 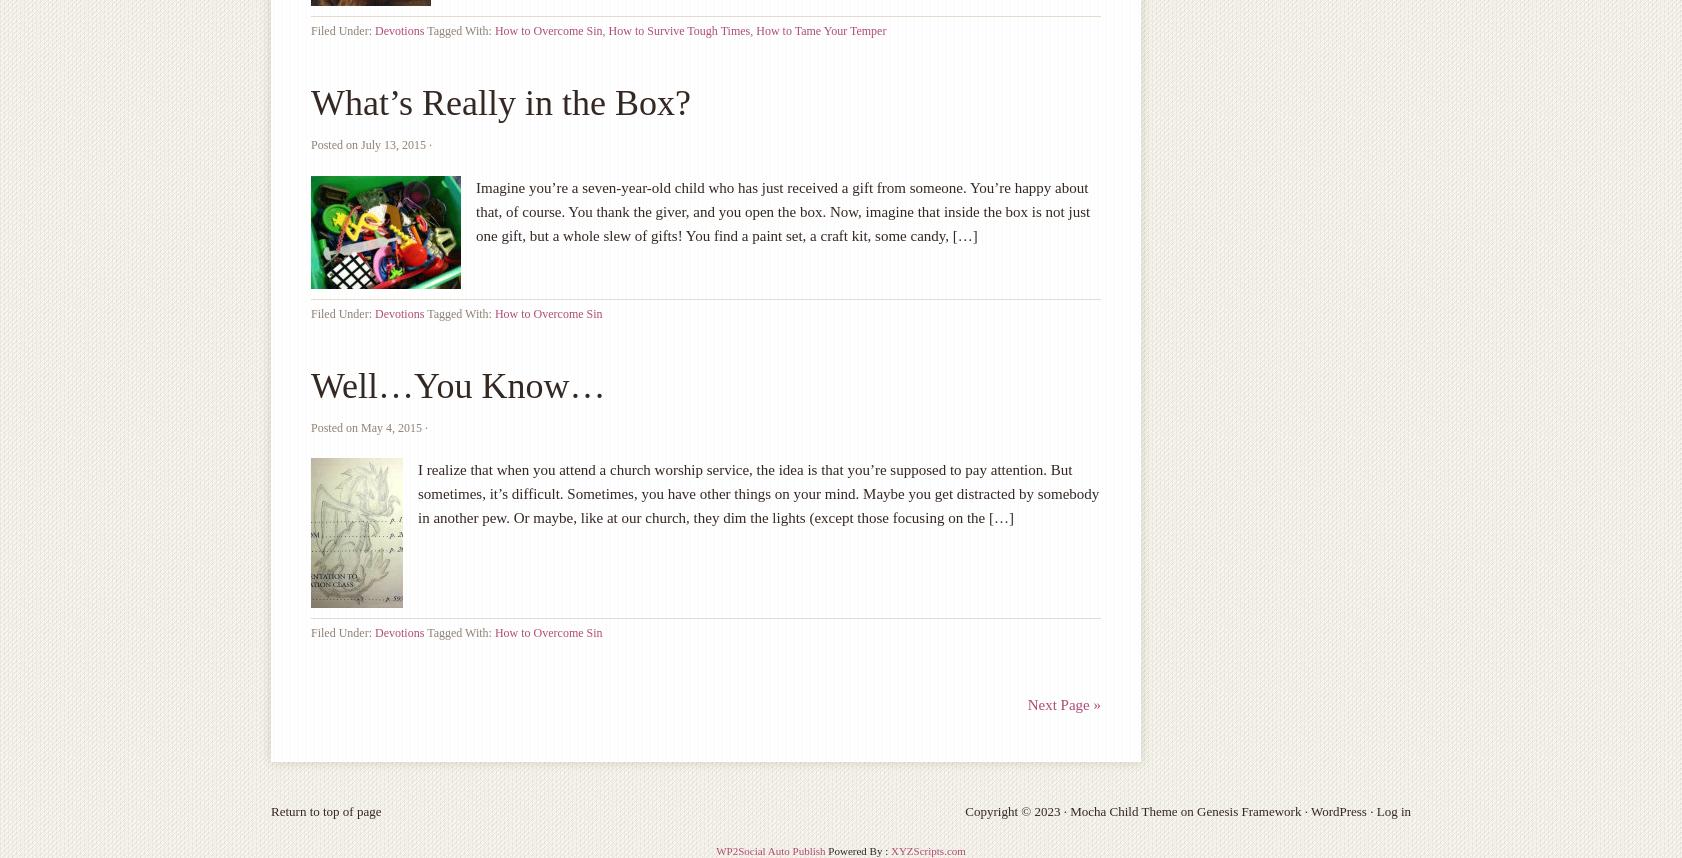 I want to click on 'Powered By :', so click(x=856, y=849).